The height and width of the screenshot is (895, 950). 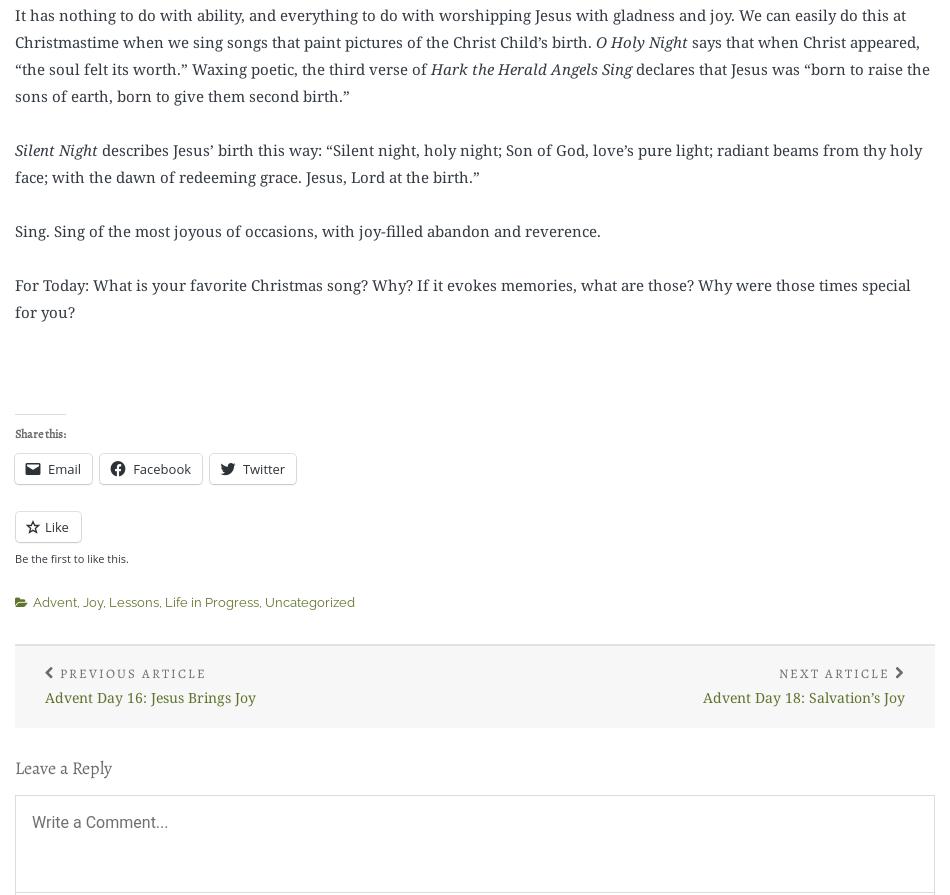 I want to click on 'It has nothing to do with ability, and everything to do with worshipping Jesus with gladness and joy. We can easily do this at Christmastime when we sing songs that paint pictures of the Christ Child’s birth.', so click(x=459, y=27).